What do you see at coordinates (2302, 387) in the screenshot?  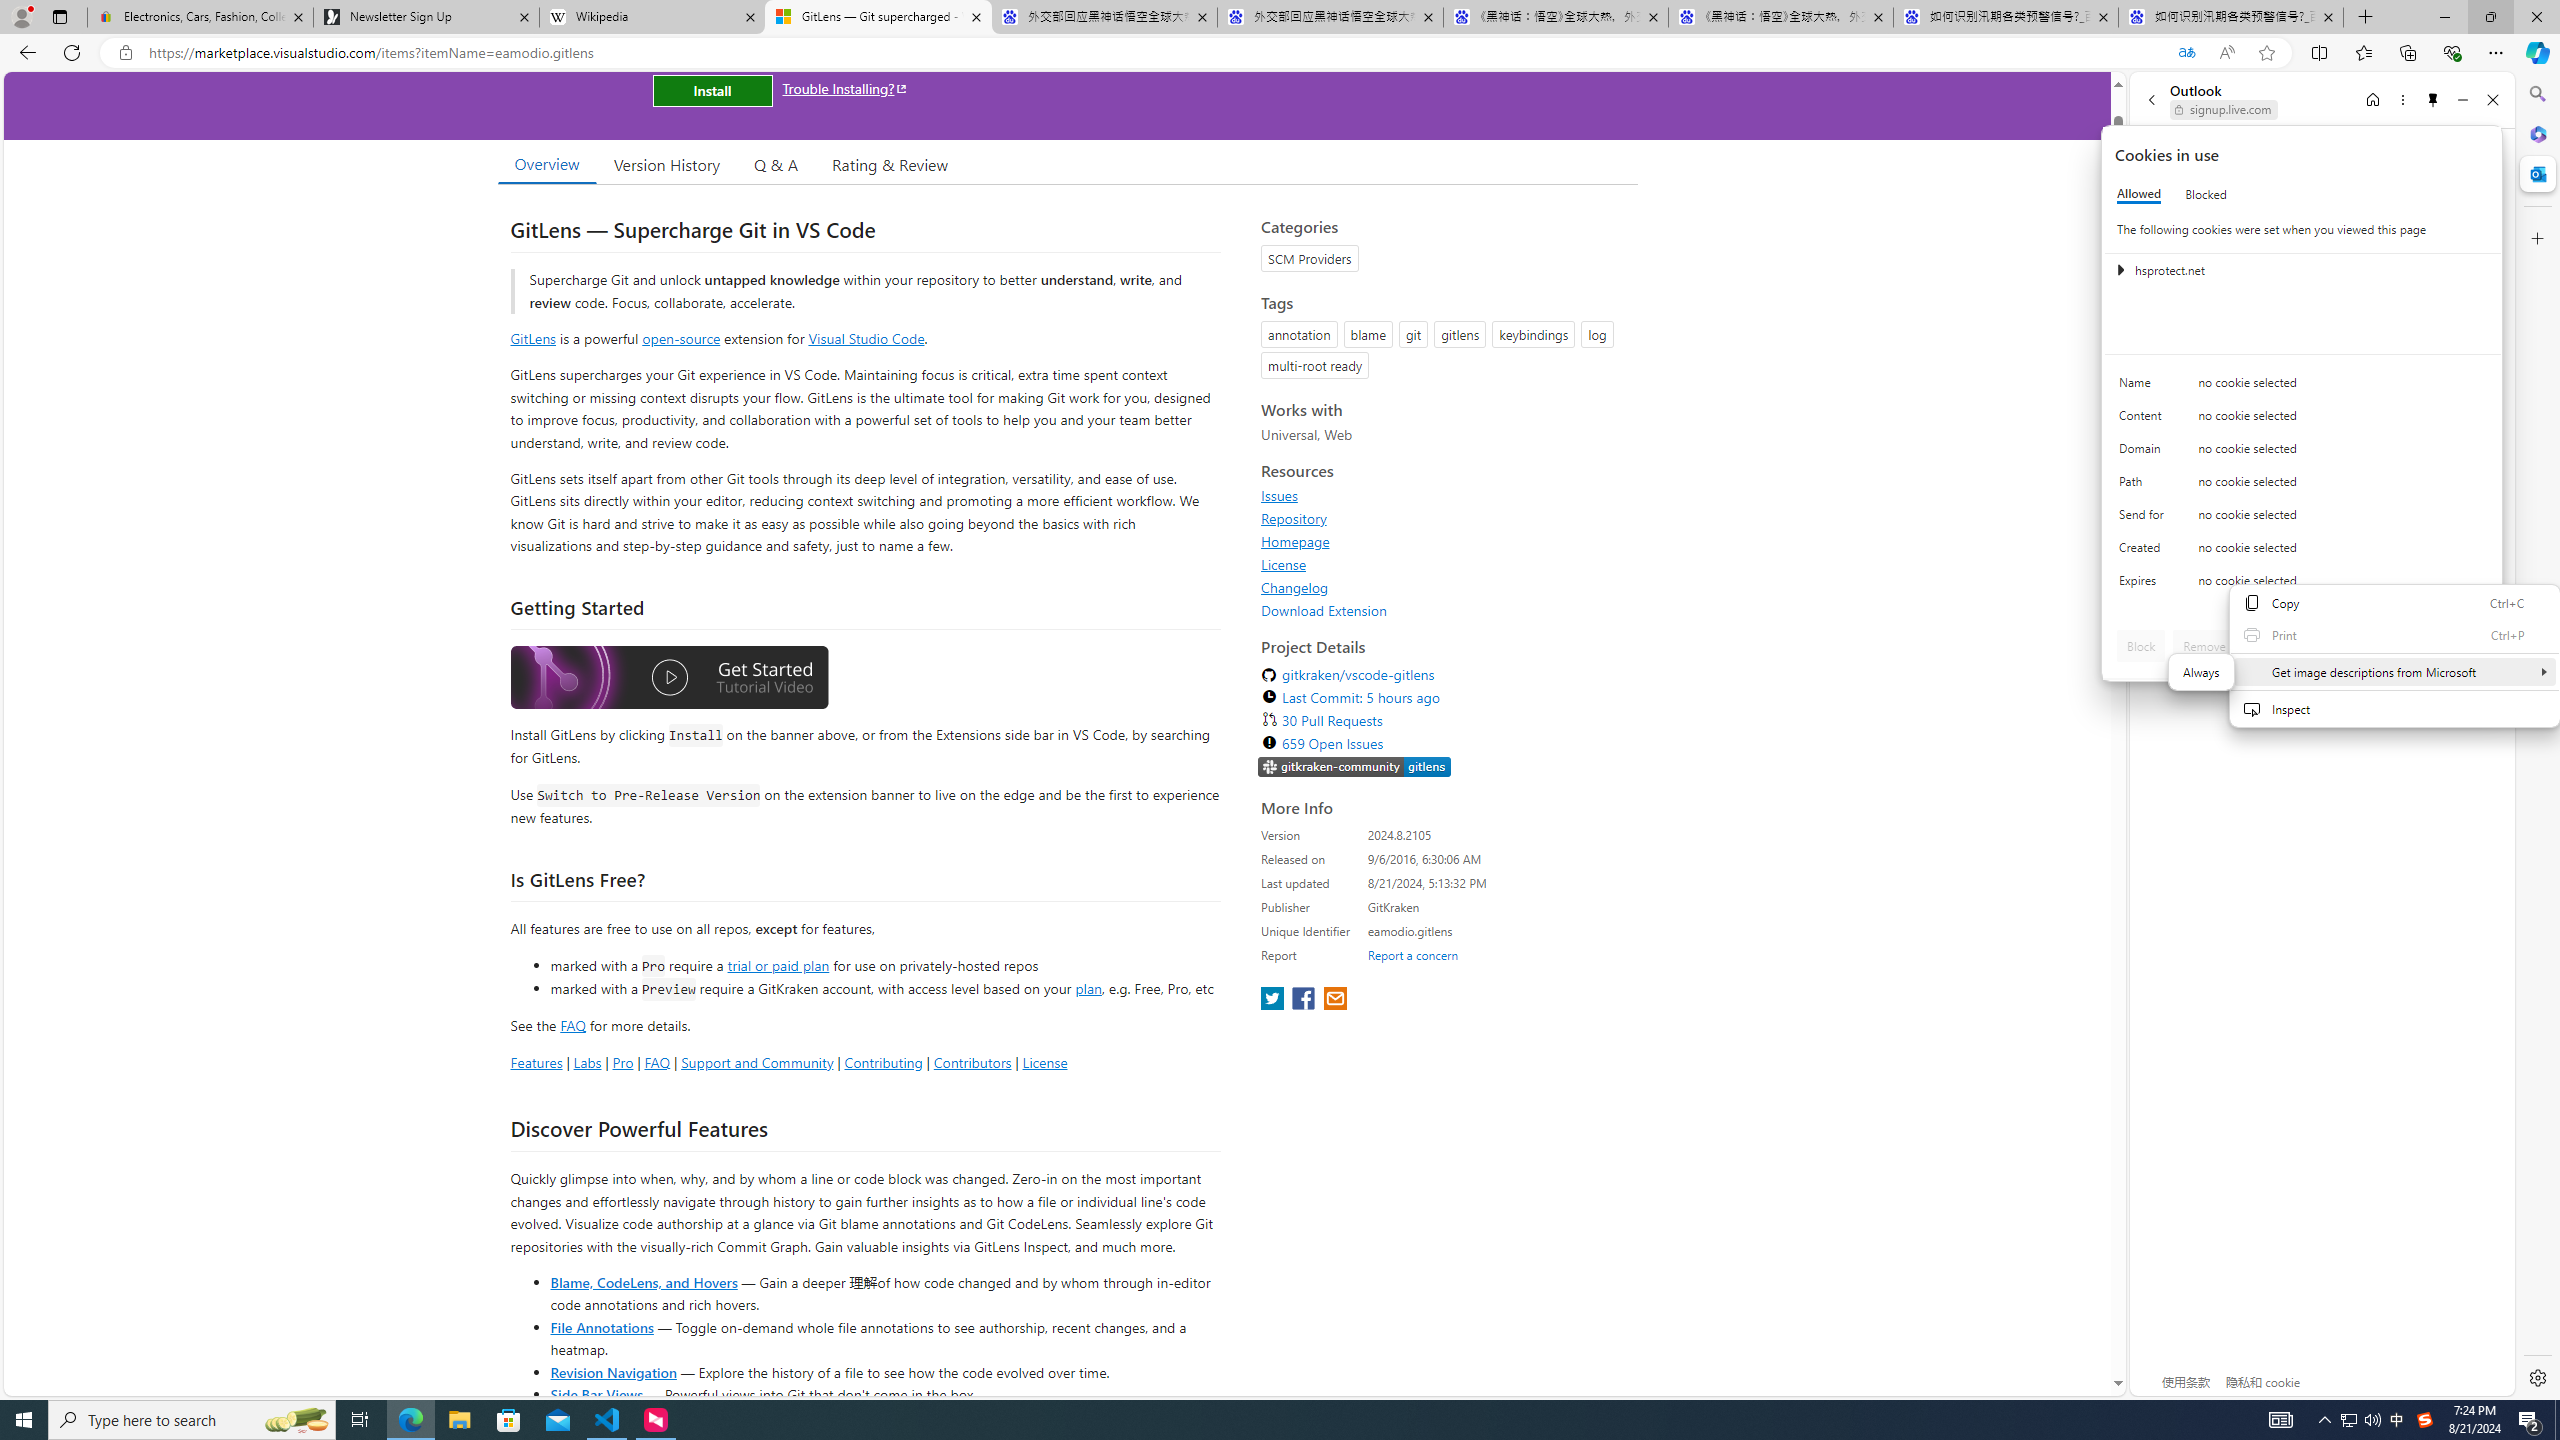 I see `'Class: c0153 c0157 c0154'` at bounding box center [2302, 387].